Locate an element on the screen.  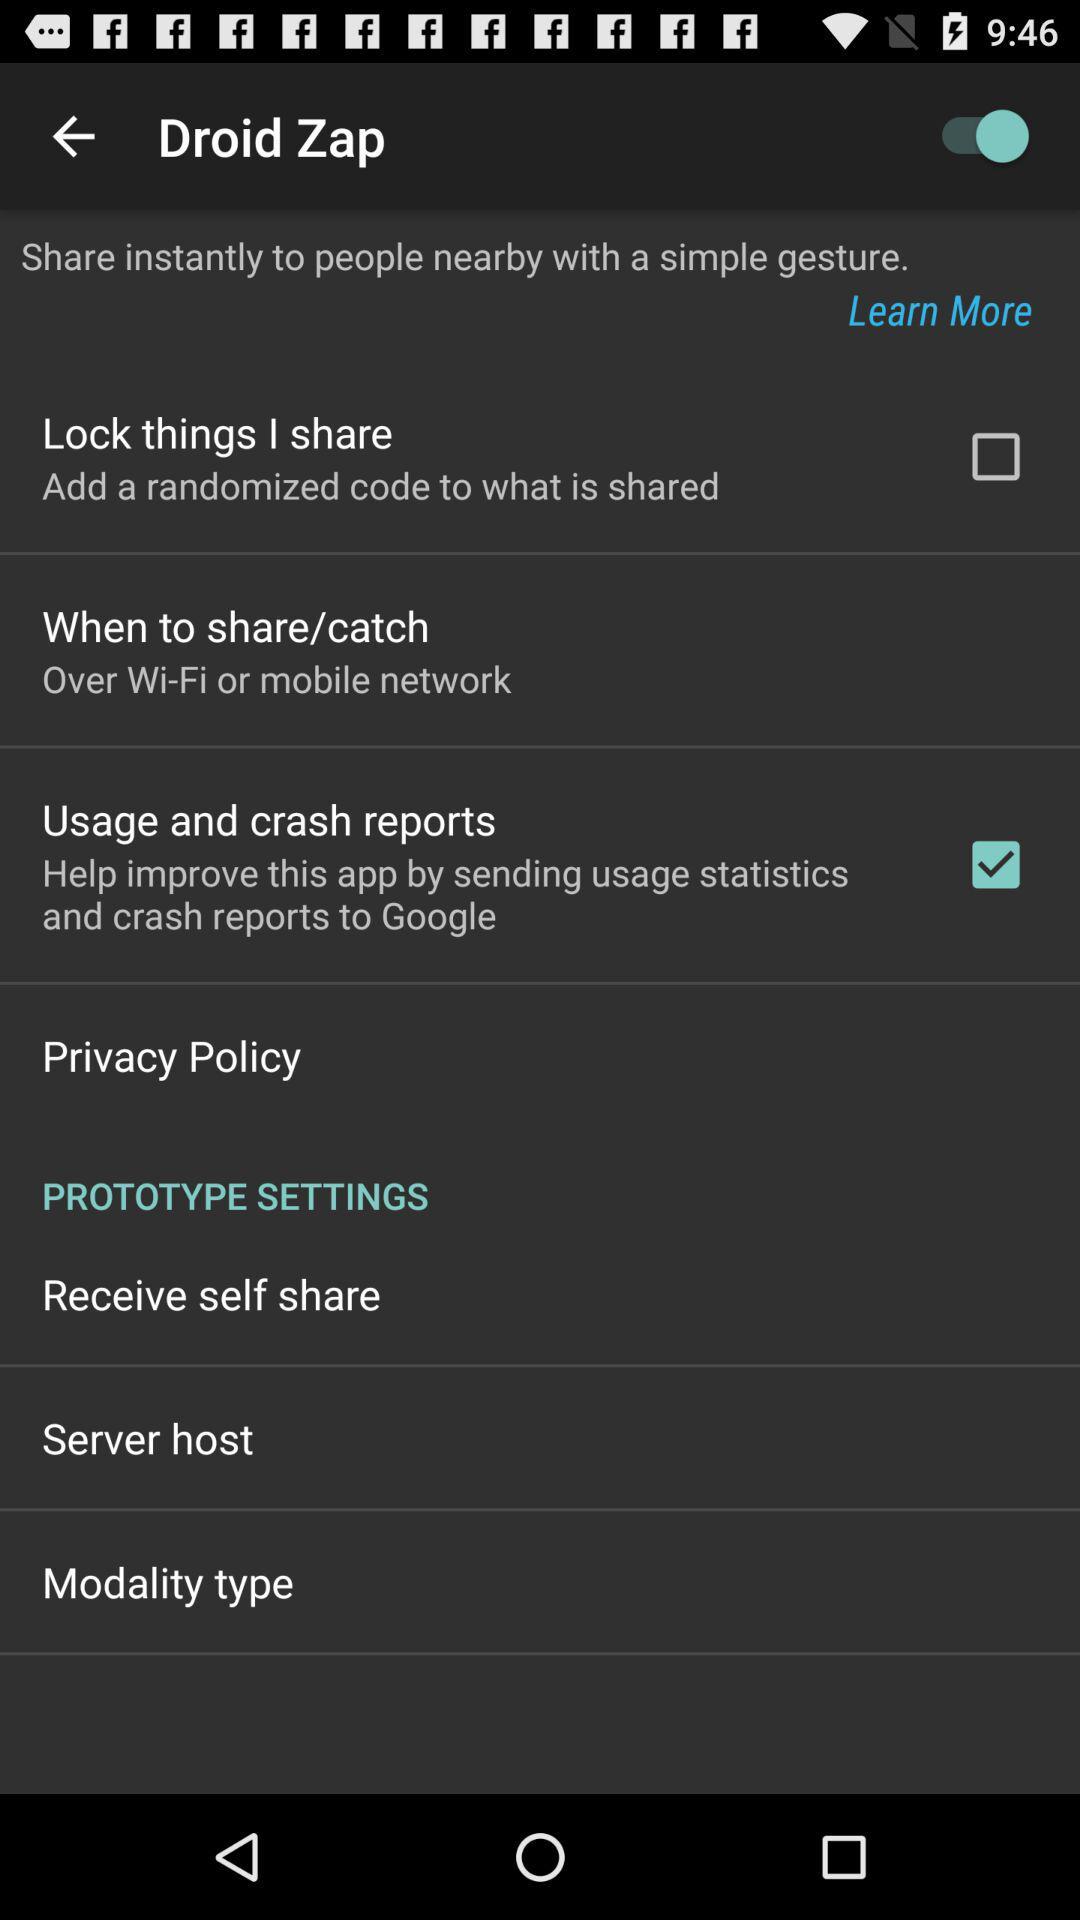
the app above share instantly to app is located at coordinates (974, 135).